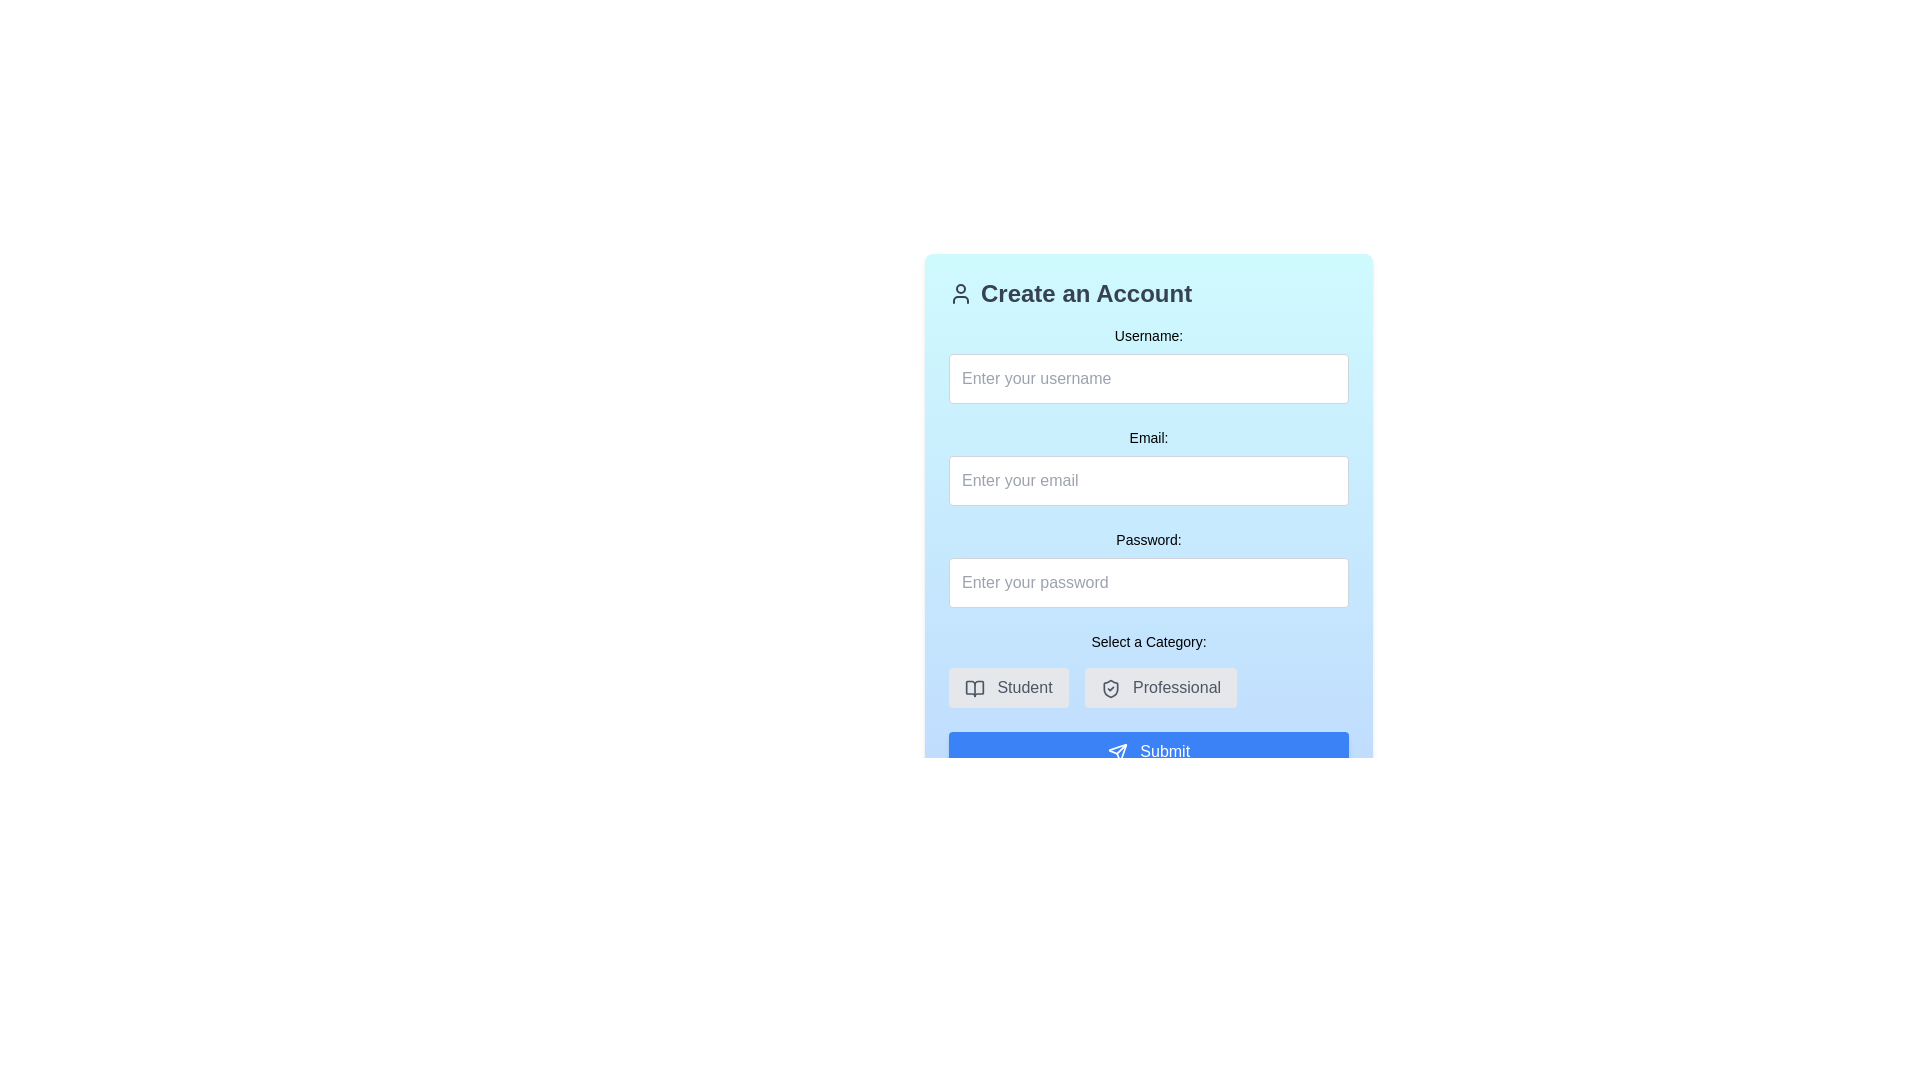 The height and width of the screenshot is (1080, 1920). What do you see at coordinates (960, 293) in the screenshot?
I see `the user profile icon, which is an abstract line drawing of a person with a circular head and rounded torso, positioned before the 'Create an Account' heading` at bounding box center [960, 293].